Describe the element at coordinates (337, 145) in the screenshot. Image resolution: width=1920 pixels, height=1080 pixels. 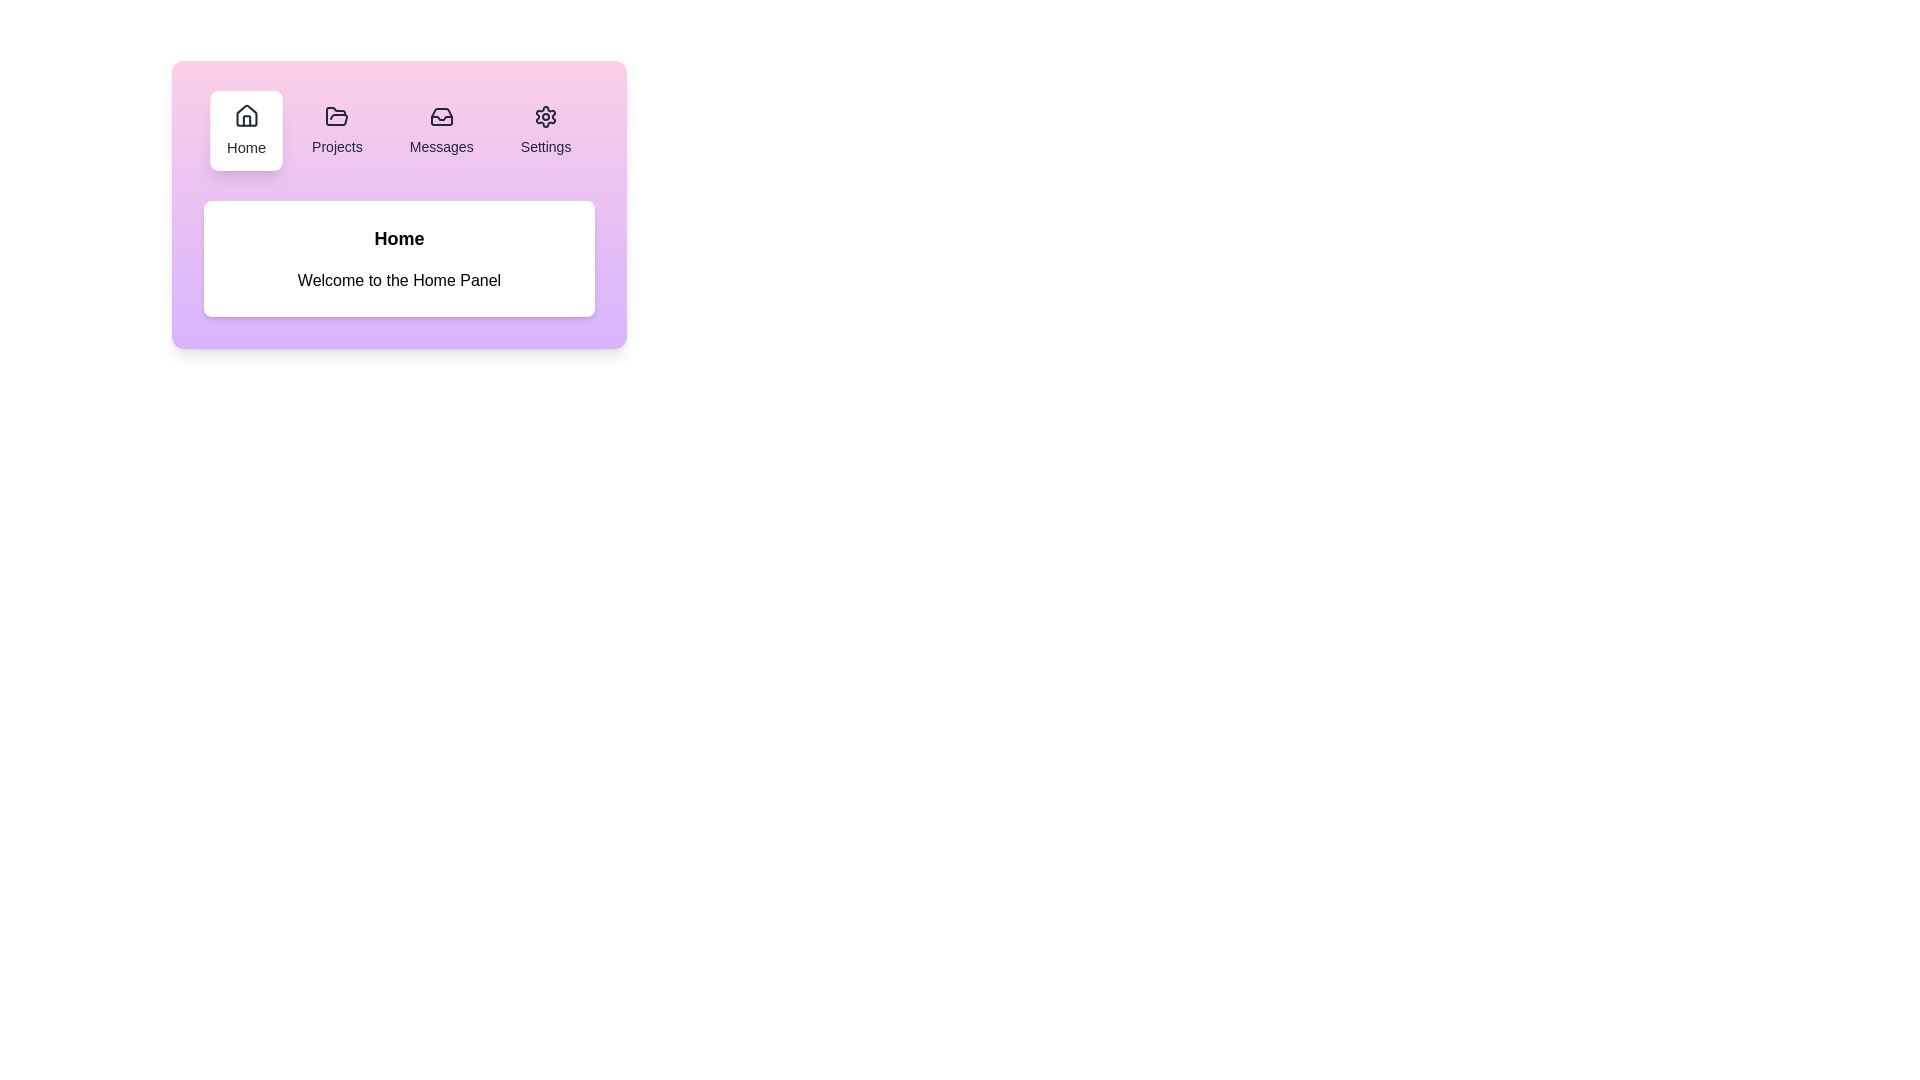
I see `the 'Projects' text label in the navigation bar, which indicates the section that directs to project-related functionality` at that location.